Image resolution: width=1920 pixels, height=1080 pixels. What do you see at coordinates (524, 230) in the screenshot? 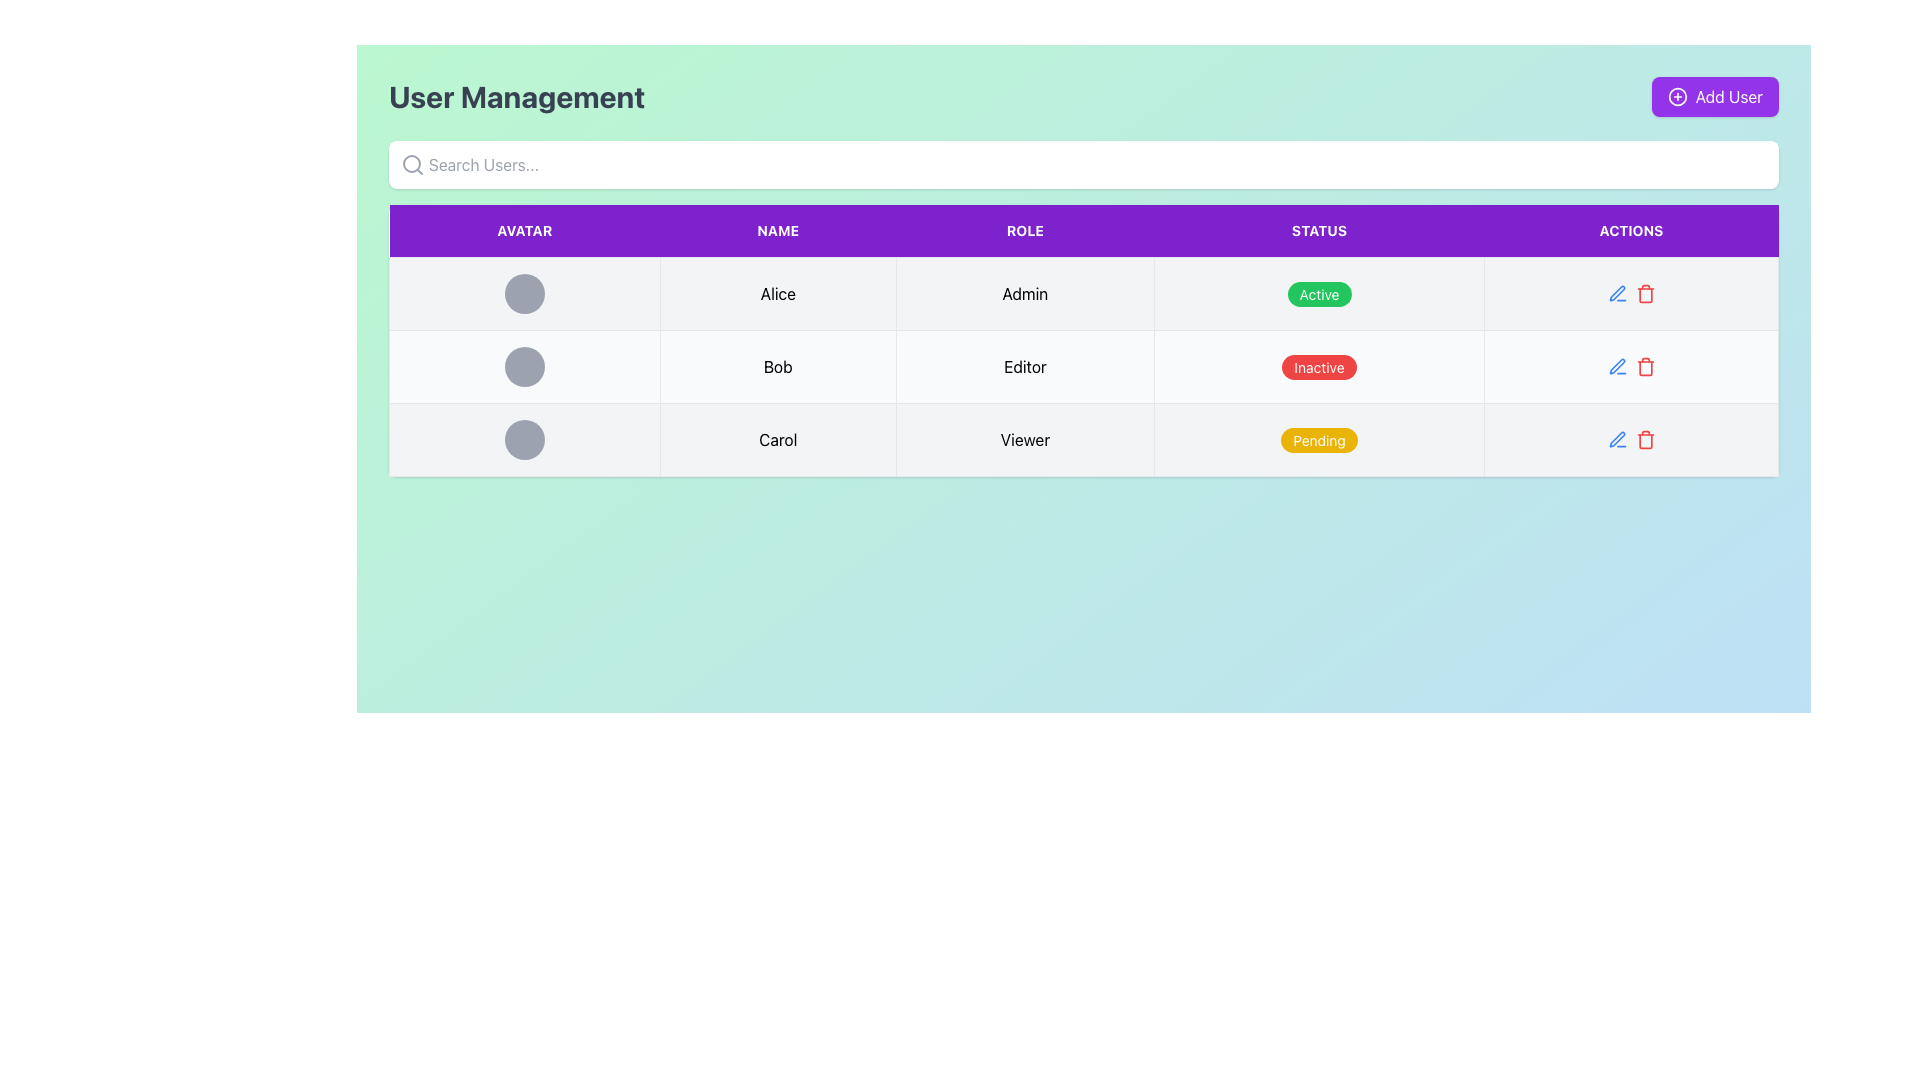
I see `the Table Header Cell with the purple background and white uppercase text reading 'AVATAR', which is the first cell in the header row of the table` at bounding box center [524, 230].